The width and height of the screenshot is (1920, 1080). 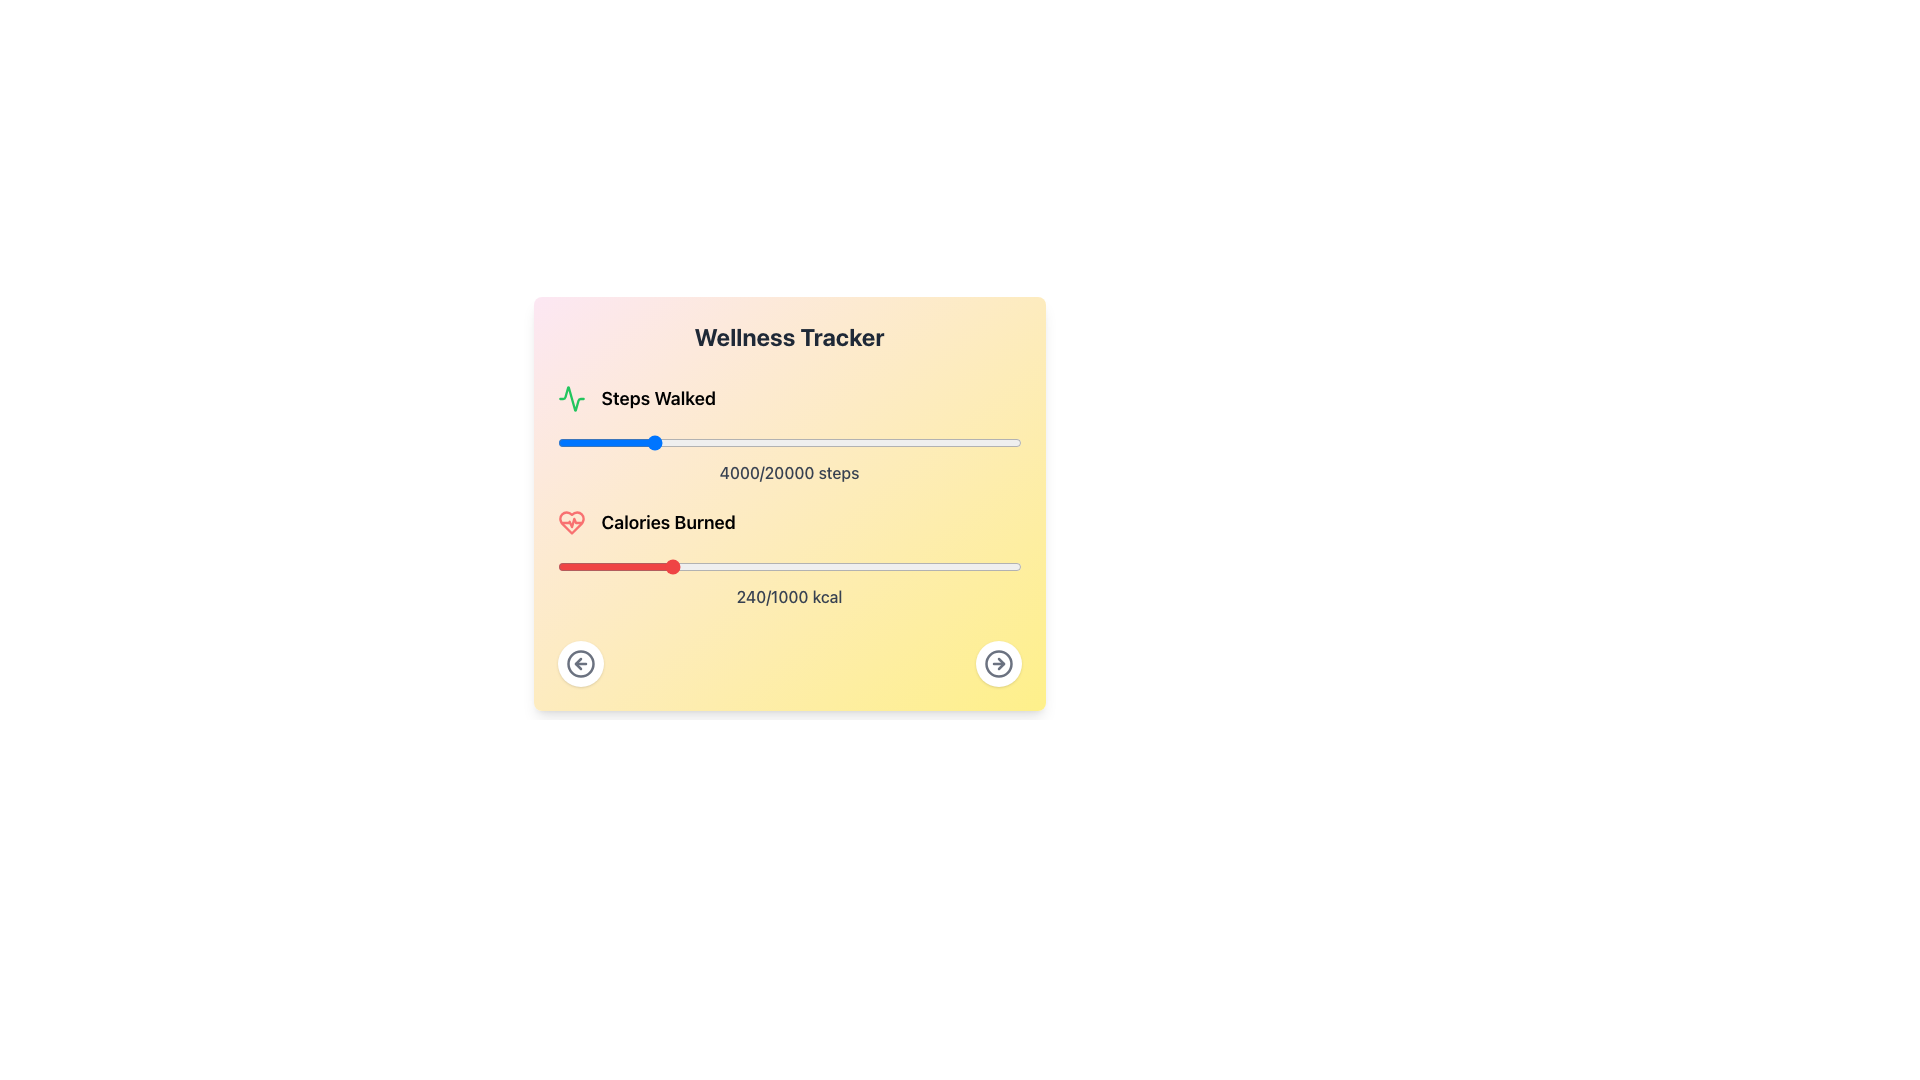 I want to click on the 'Steps Walked' slider, so click(x=579, y=442).